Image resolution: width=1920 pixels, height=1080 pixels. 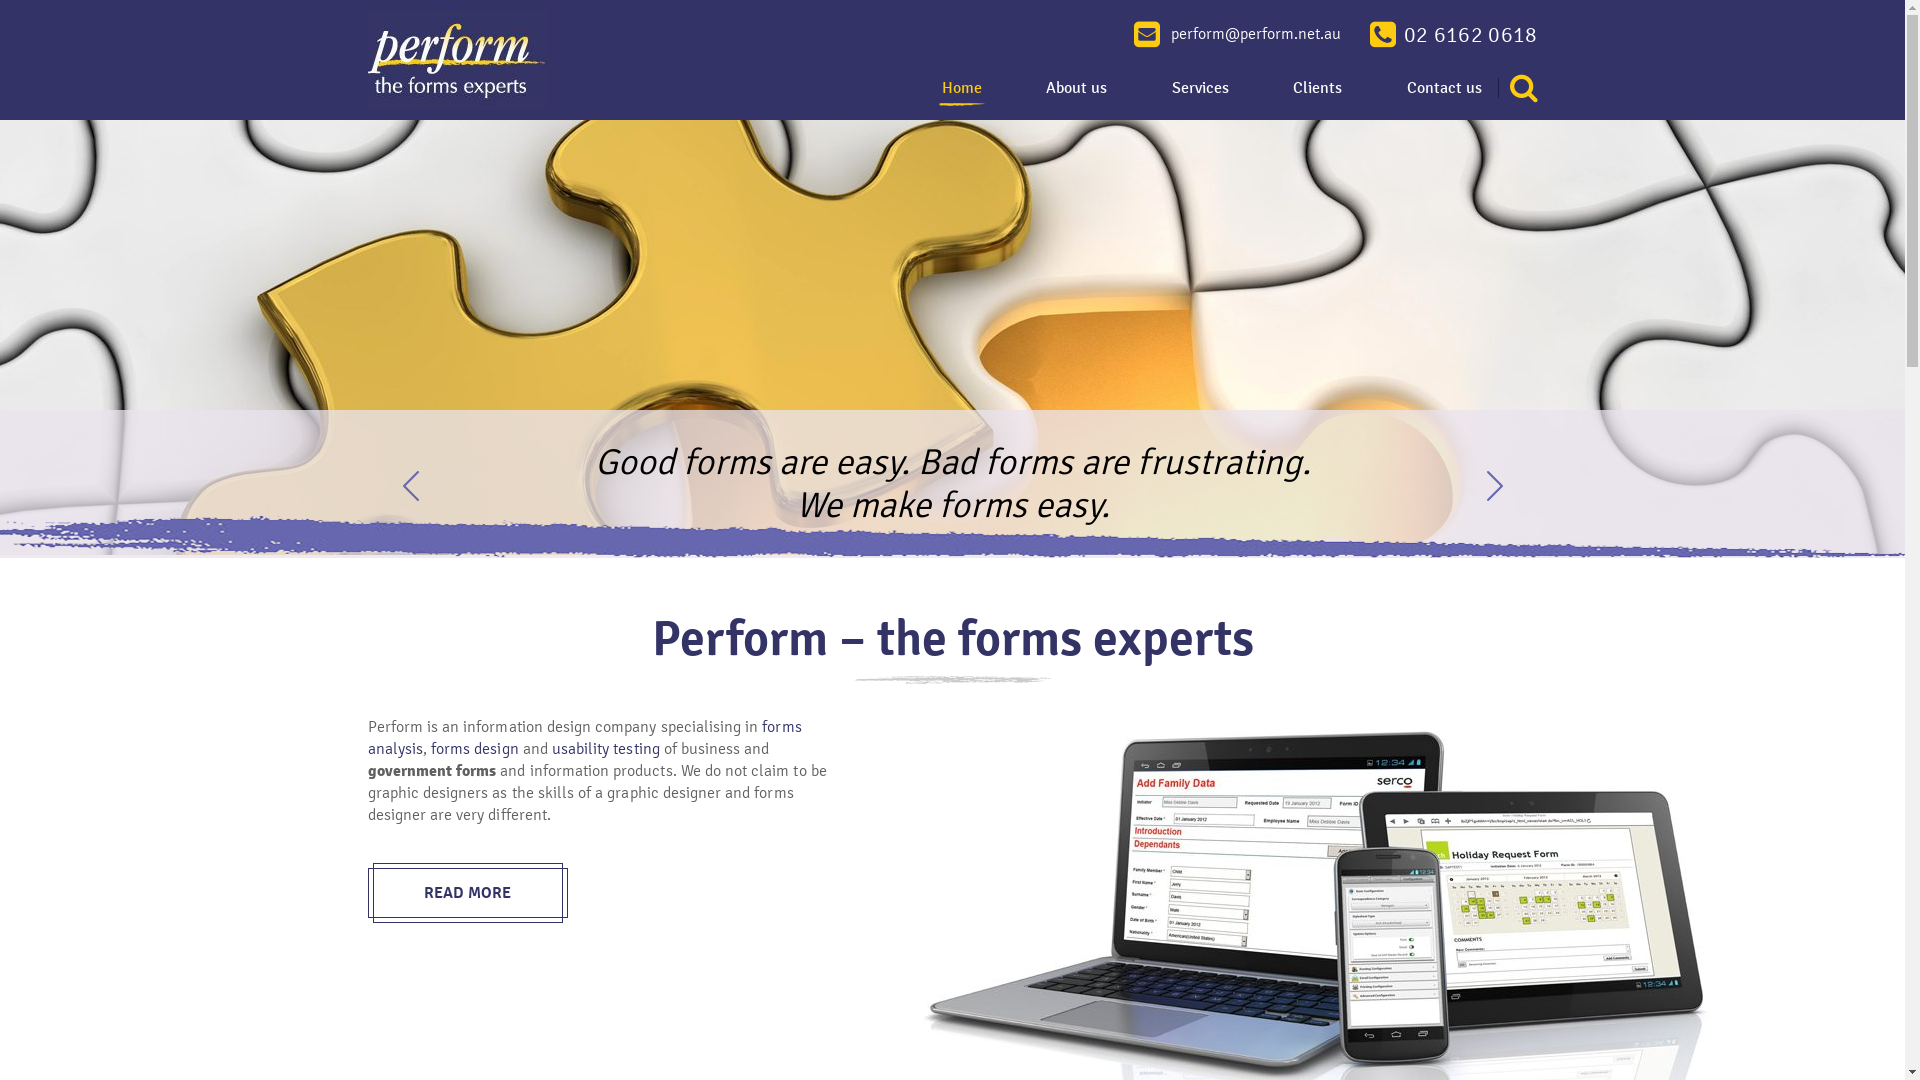 I want to click on 'Home', so click(x=960, y=95).